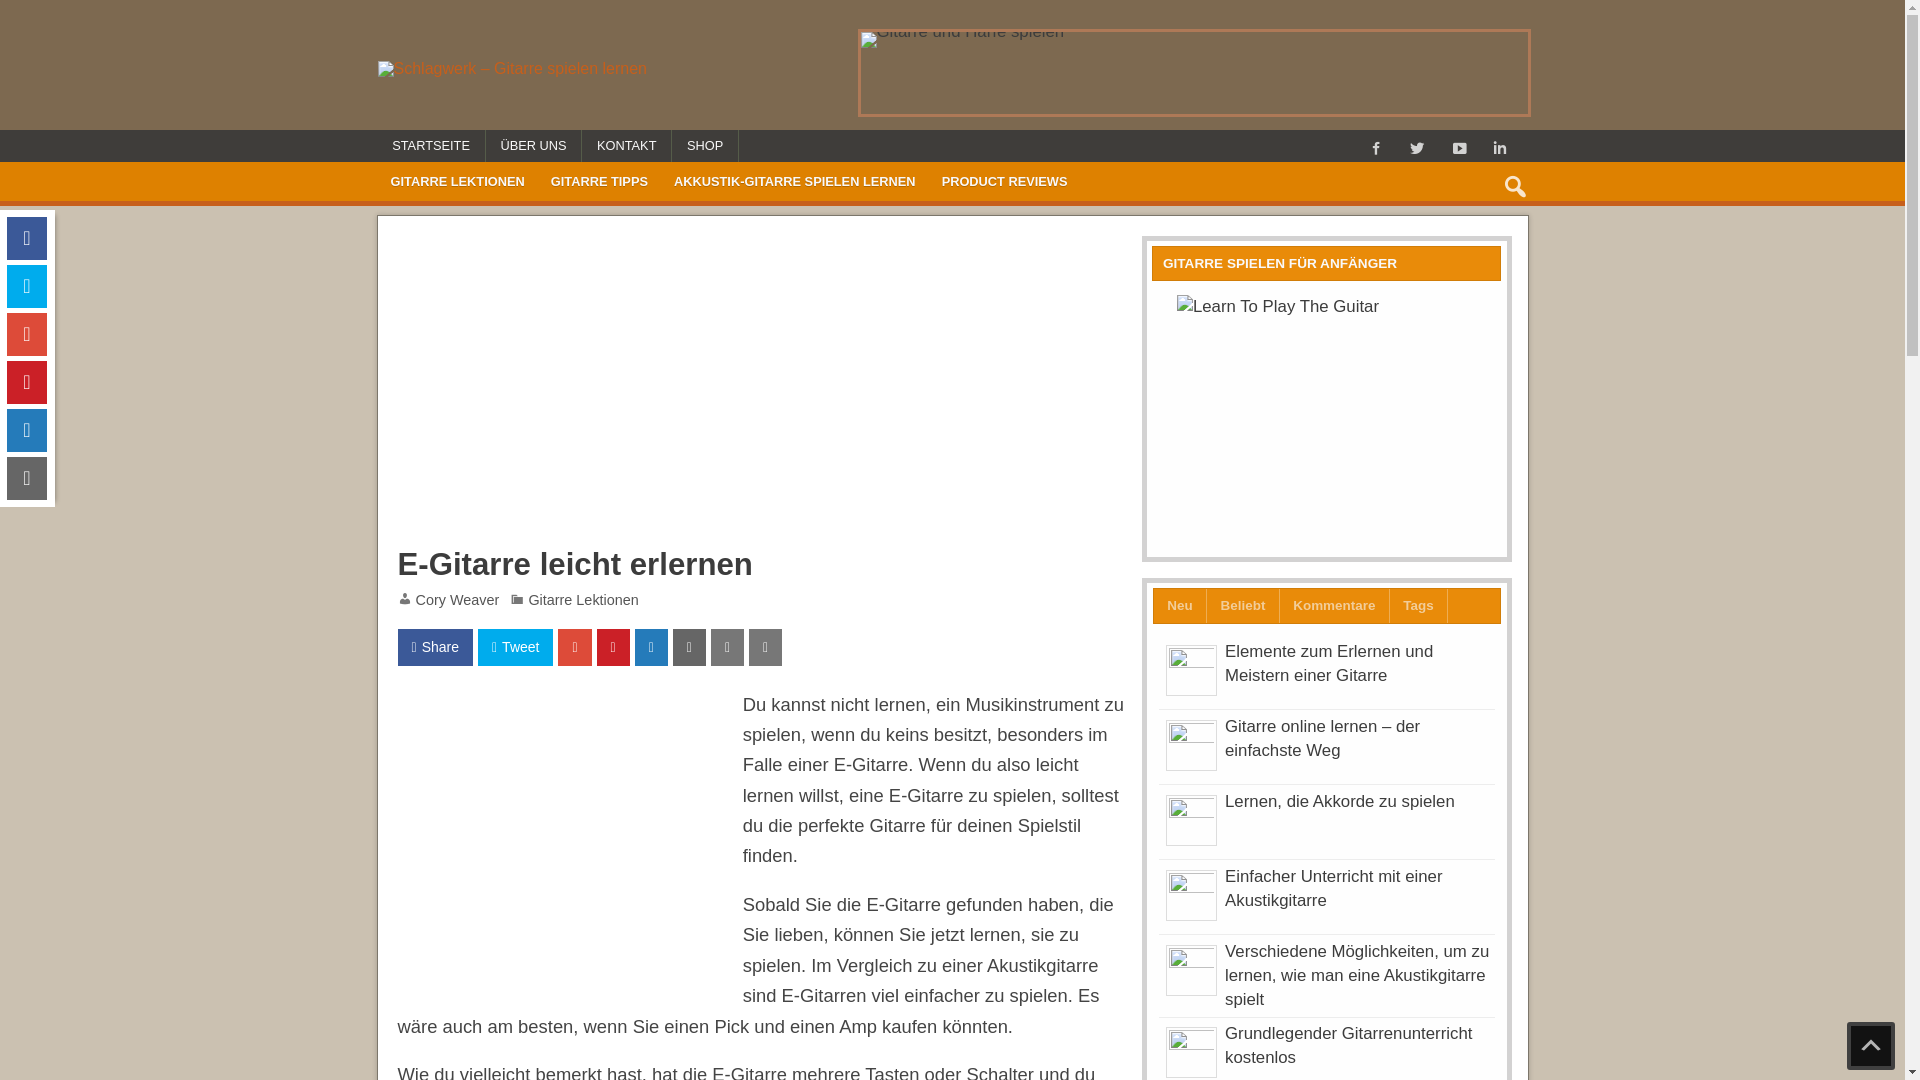  What do you see at coordinates (580, 145) in the screenshot?
I see `'KONTAKT'` at bounding box center [580, 145].